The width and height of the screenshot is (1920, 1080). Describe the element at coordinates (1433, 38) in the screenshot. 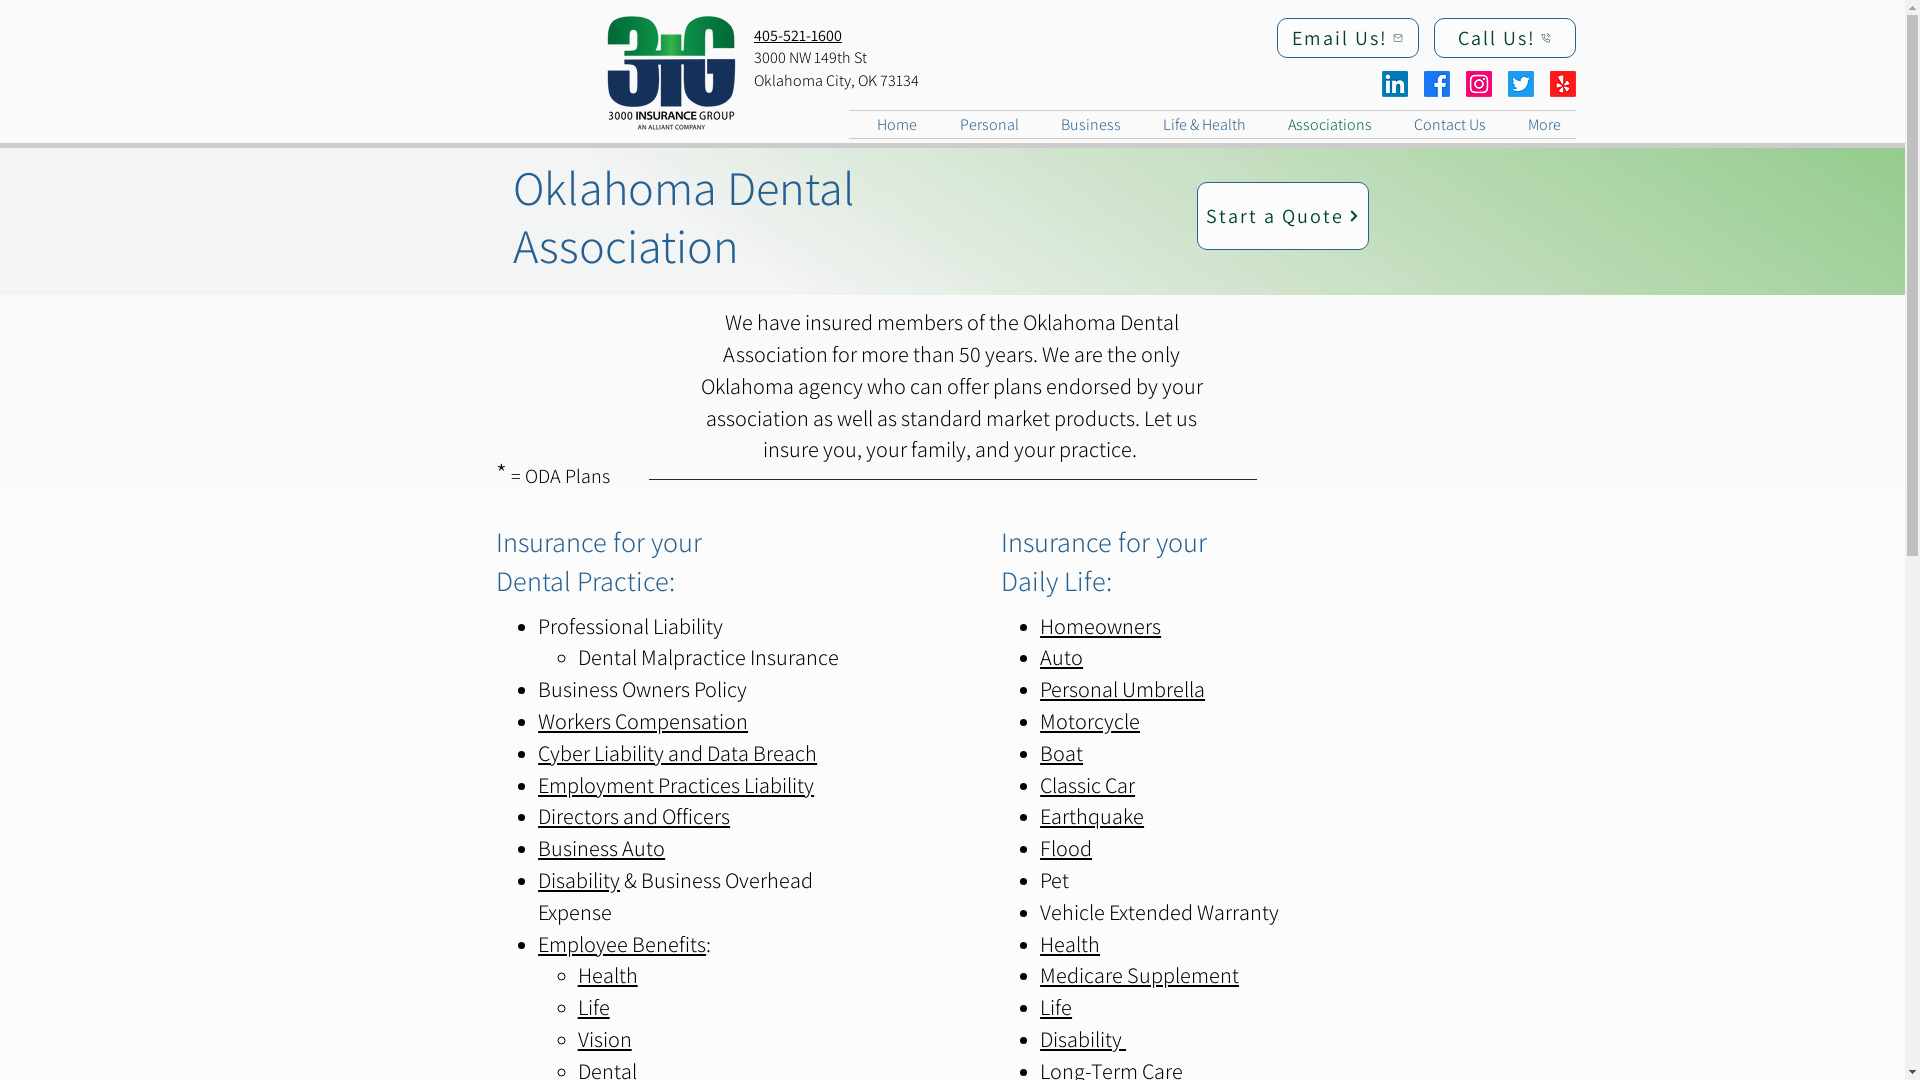

I see `'Call Us!'` at that location.